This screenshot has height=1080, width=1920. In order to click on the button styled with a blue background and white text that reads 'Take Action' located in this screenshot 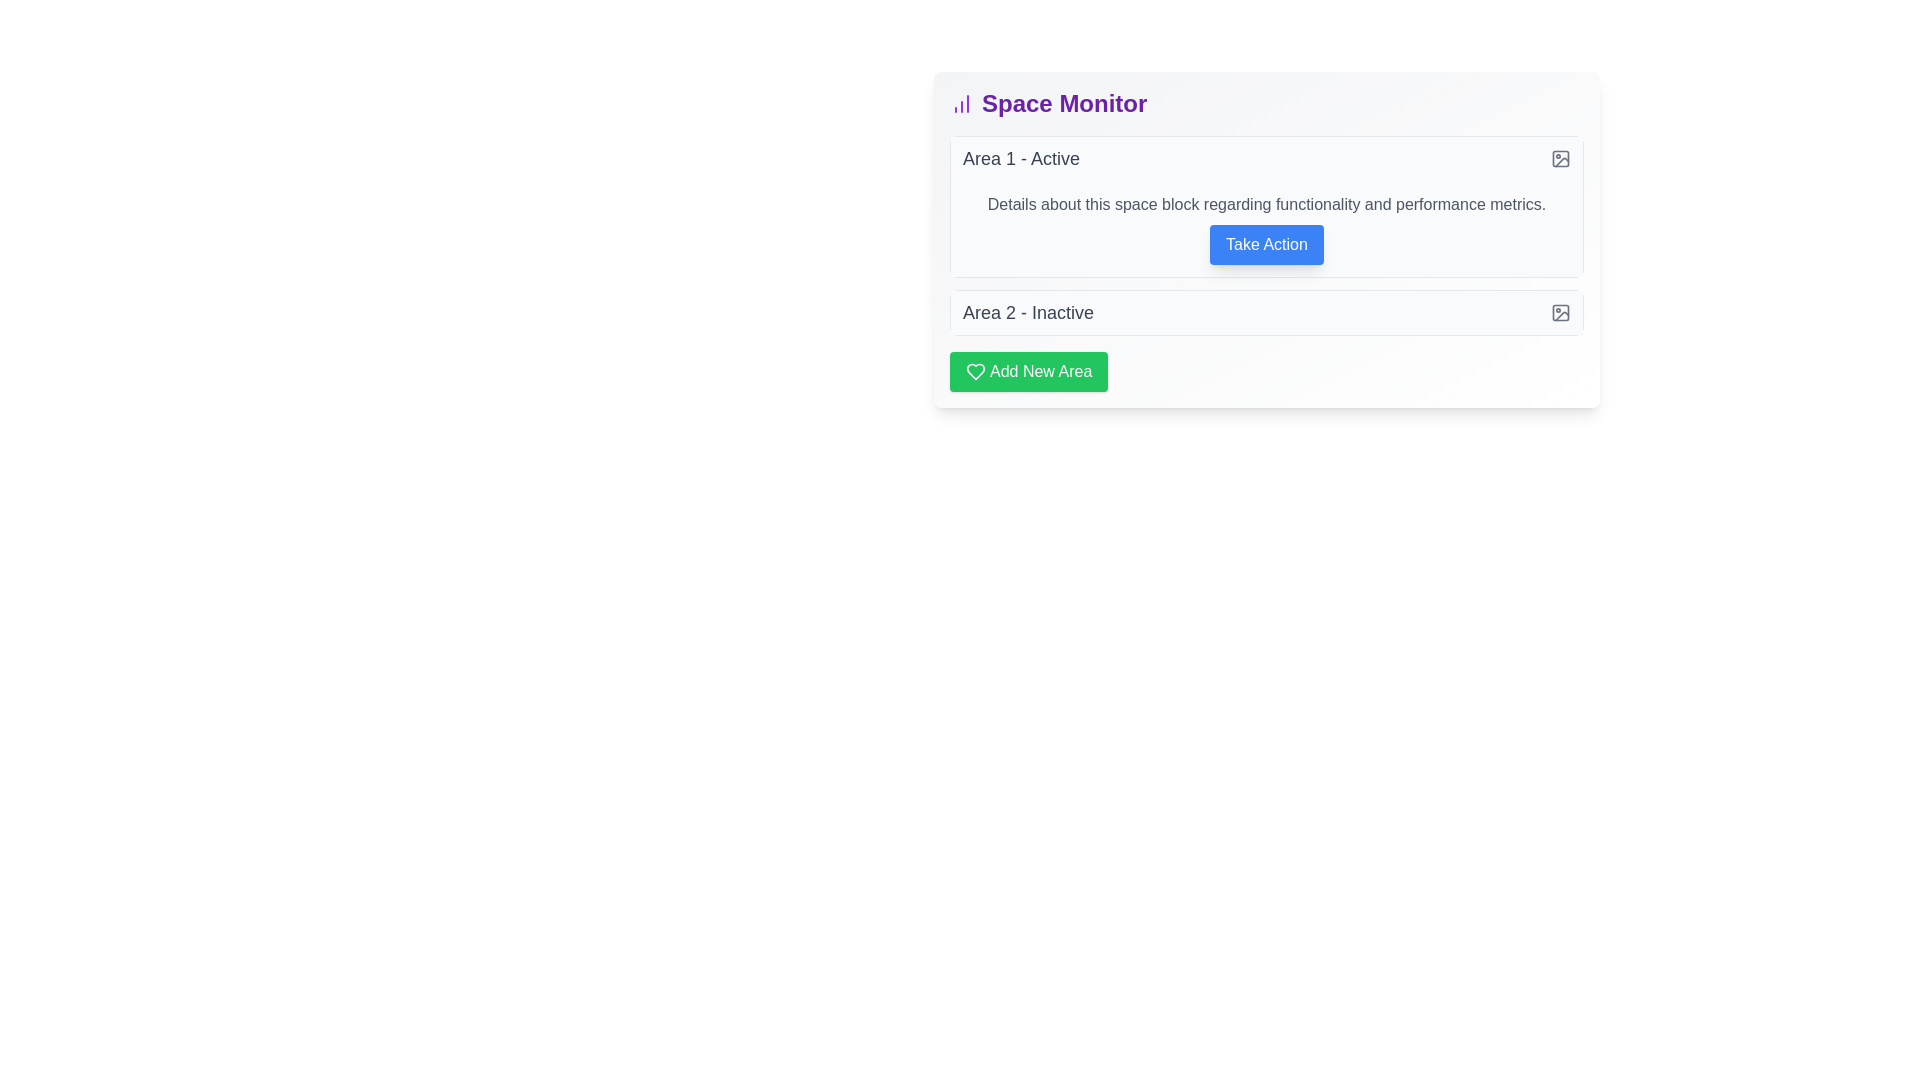, I will do `click(1266, 244)`.